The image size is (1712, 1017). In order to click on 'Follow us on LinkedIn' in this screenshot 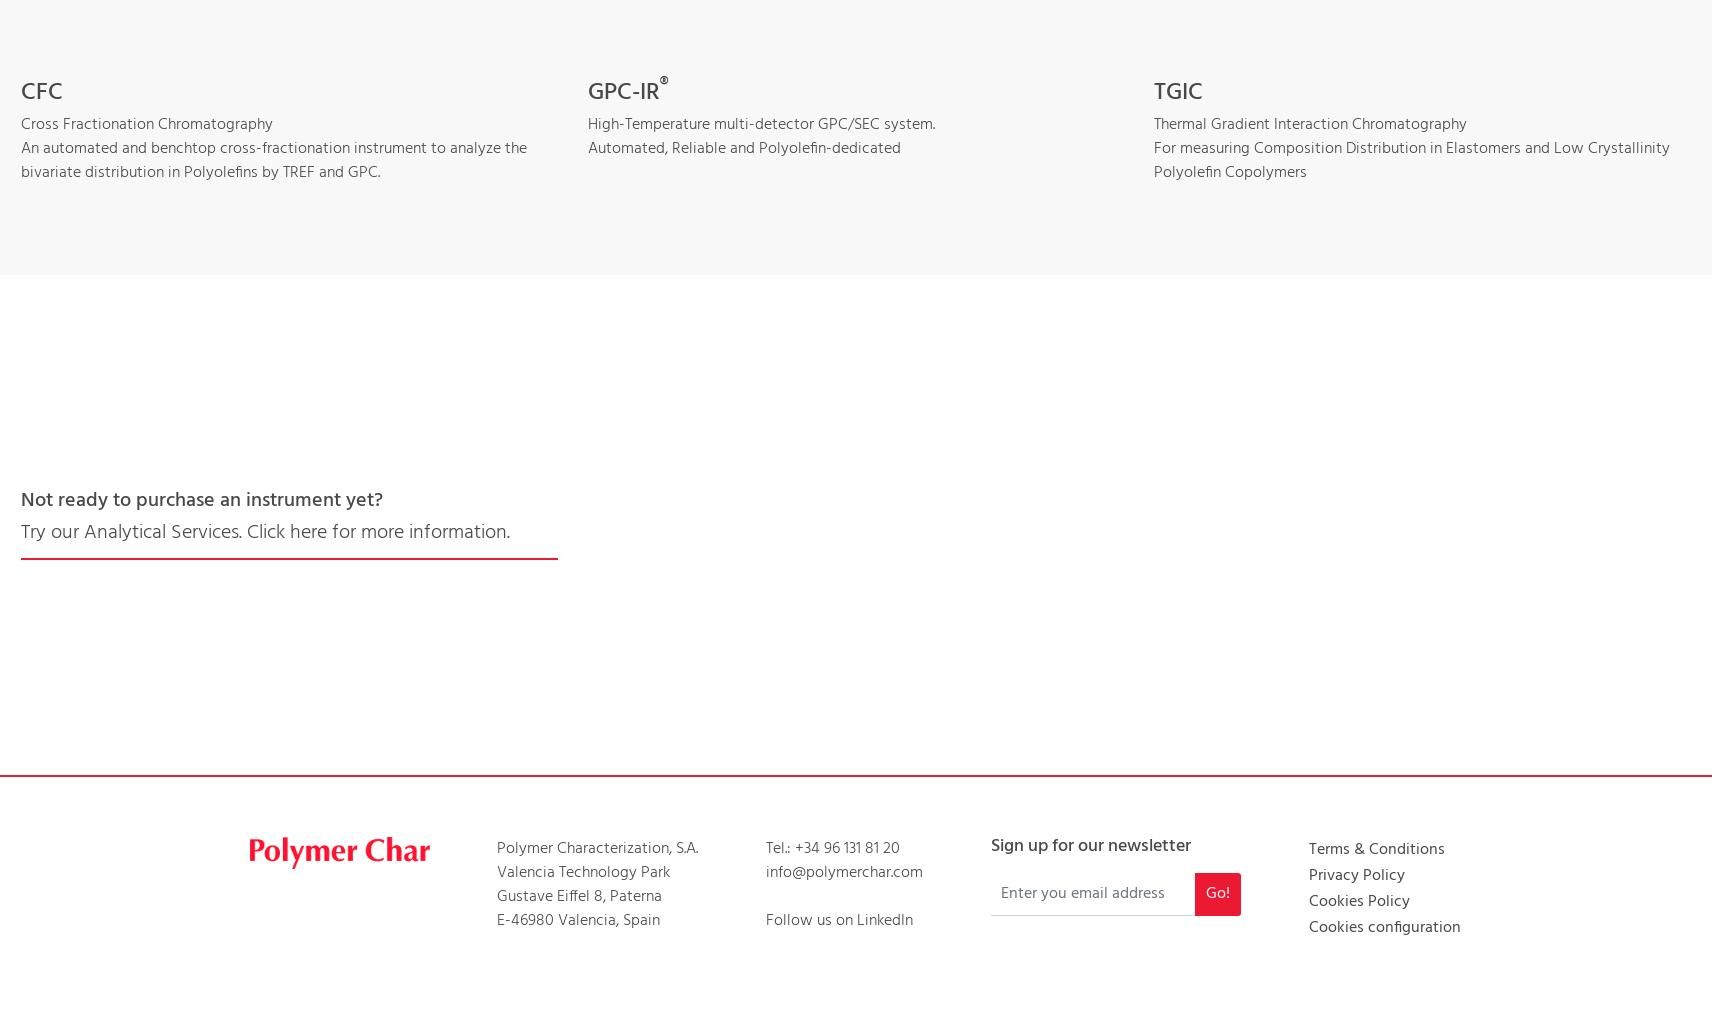, I will do `click(764, 918)`.